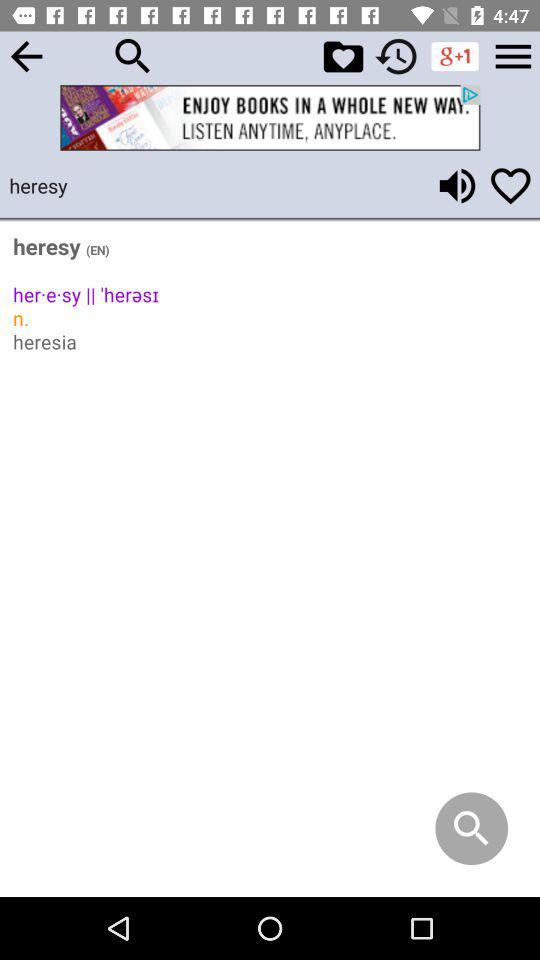 This screenshot has height=960, width=540. What do you see at coordinates (25, 55) in the screenshot?
I see `backword the option` at bounding box center [25, 55].